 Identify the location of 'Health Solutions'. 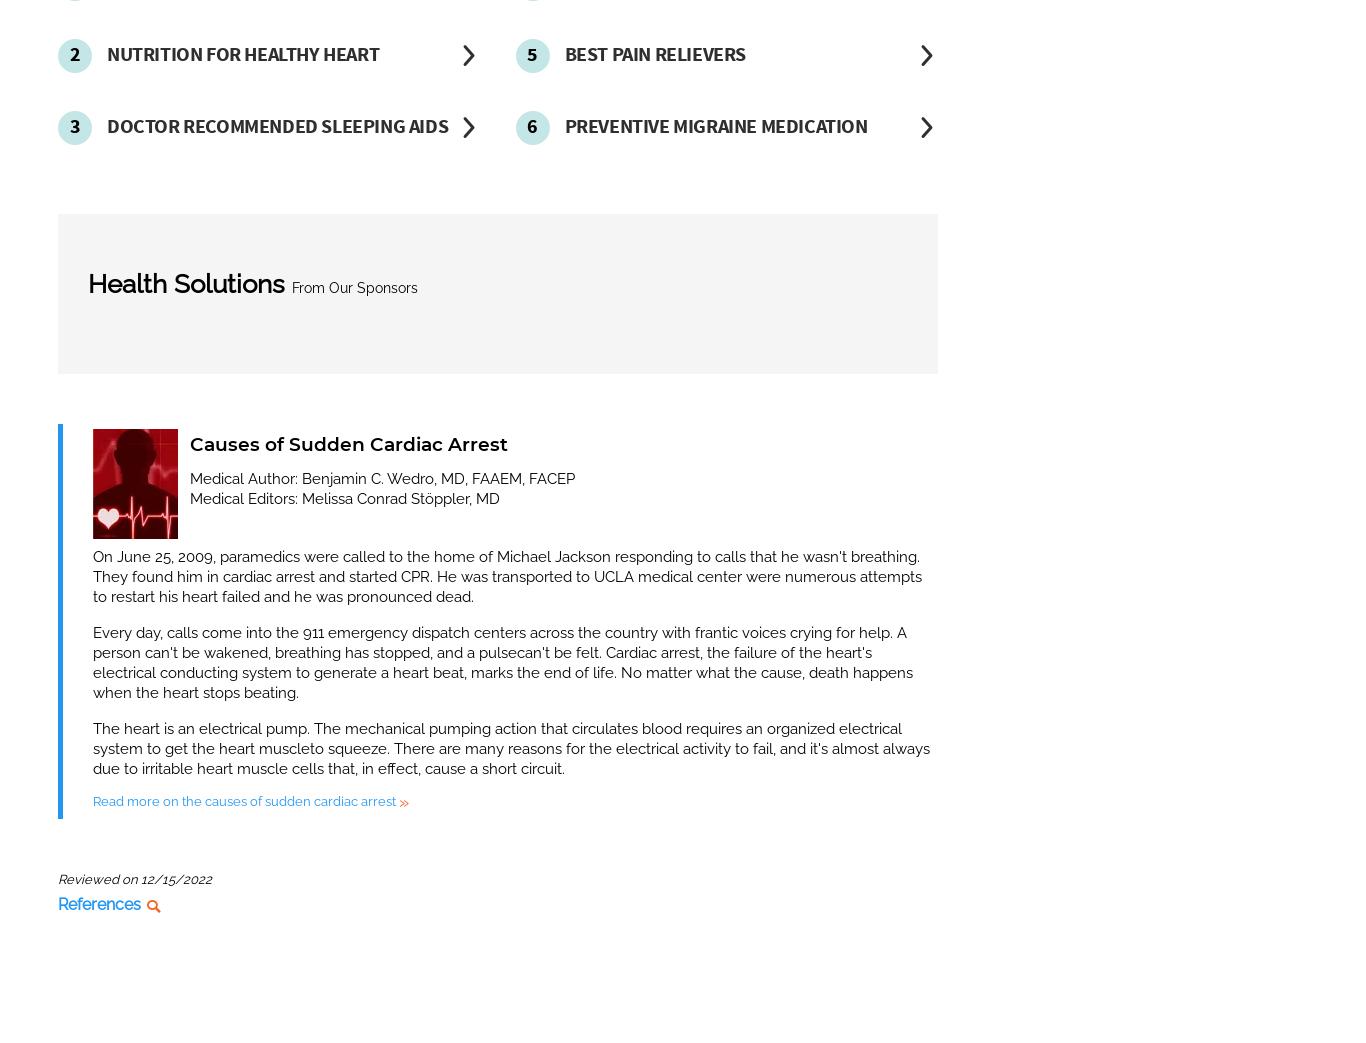
(189, 282).